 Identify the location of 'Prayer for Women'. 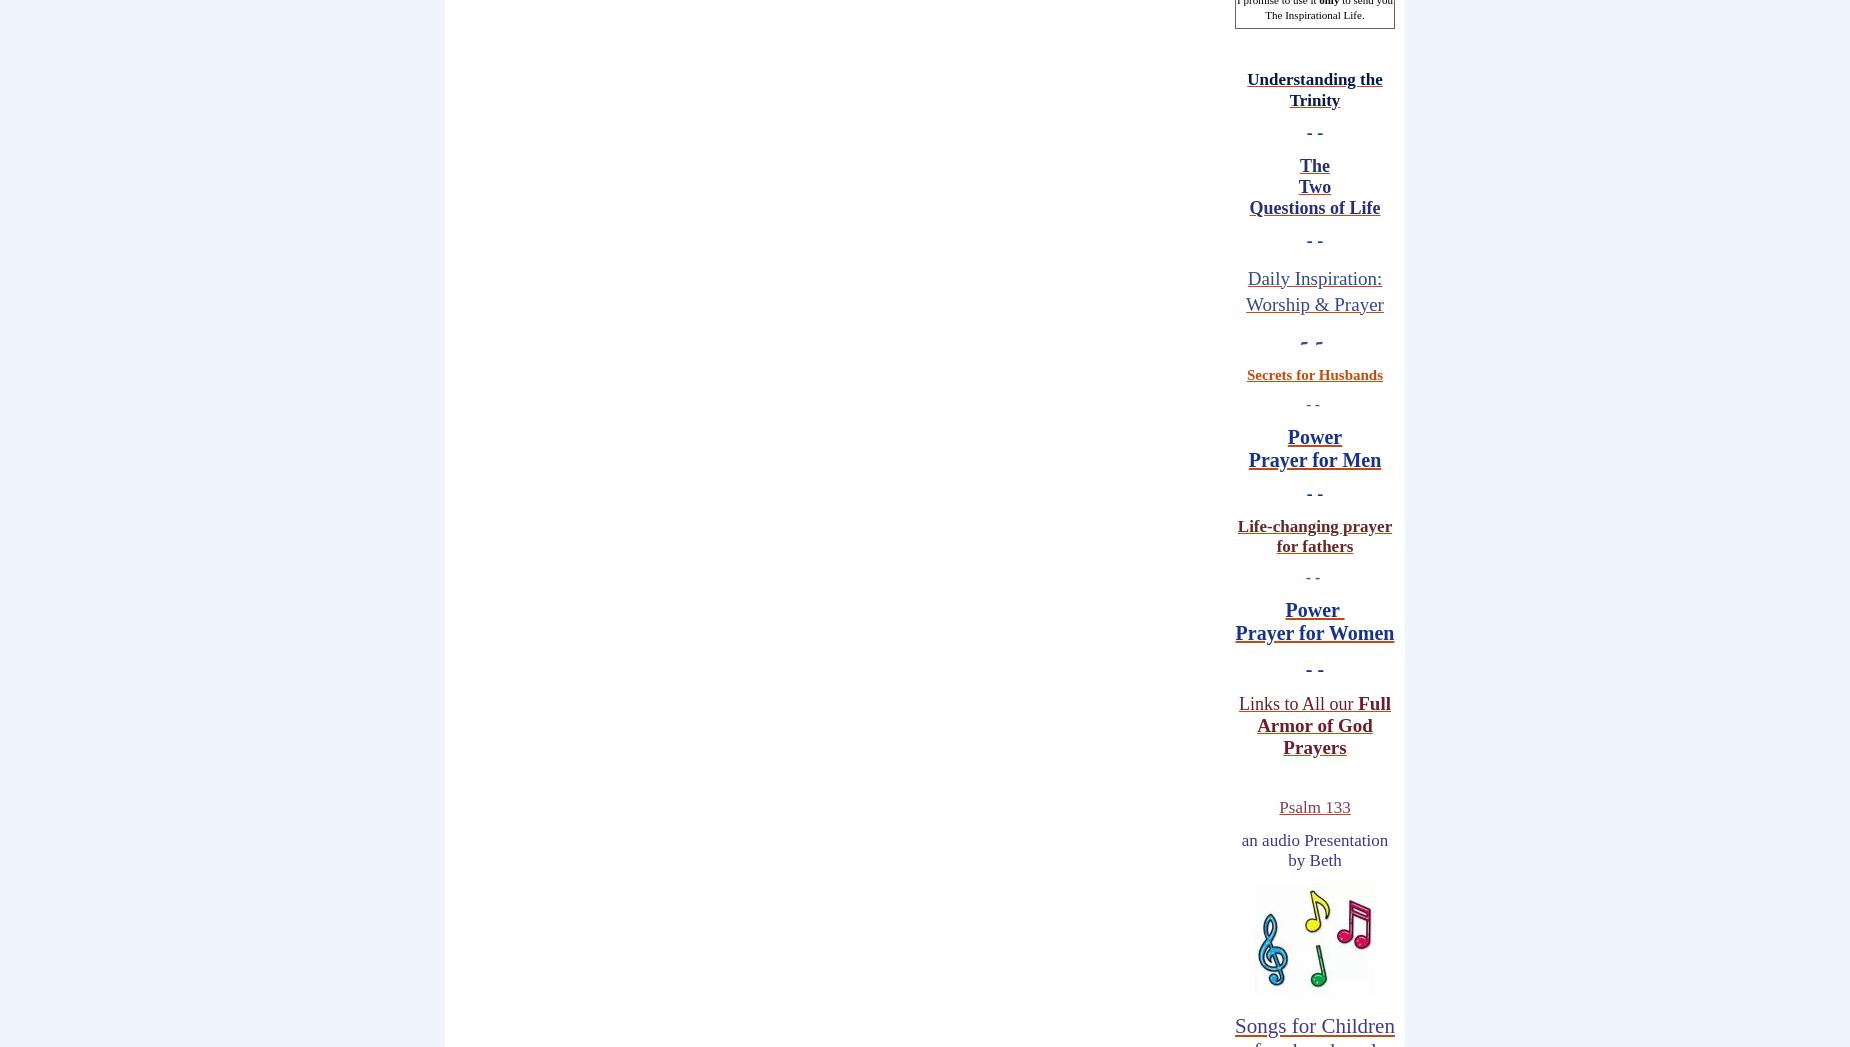
(1313, 633).